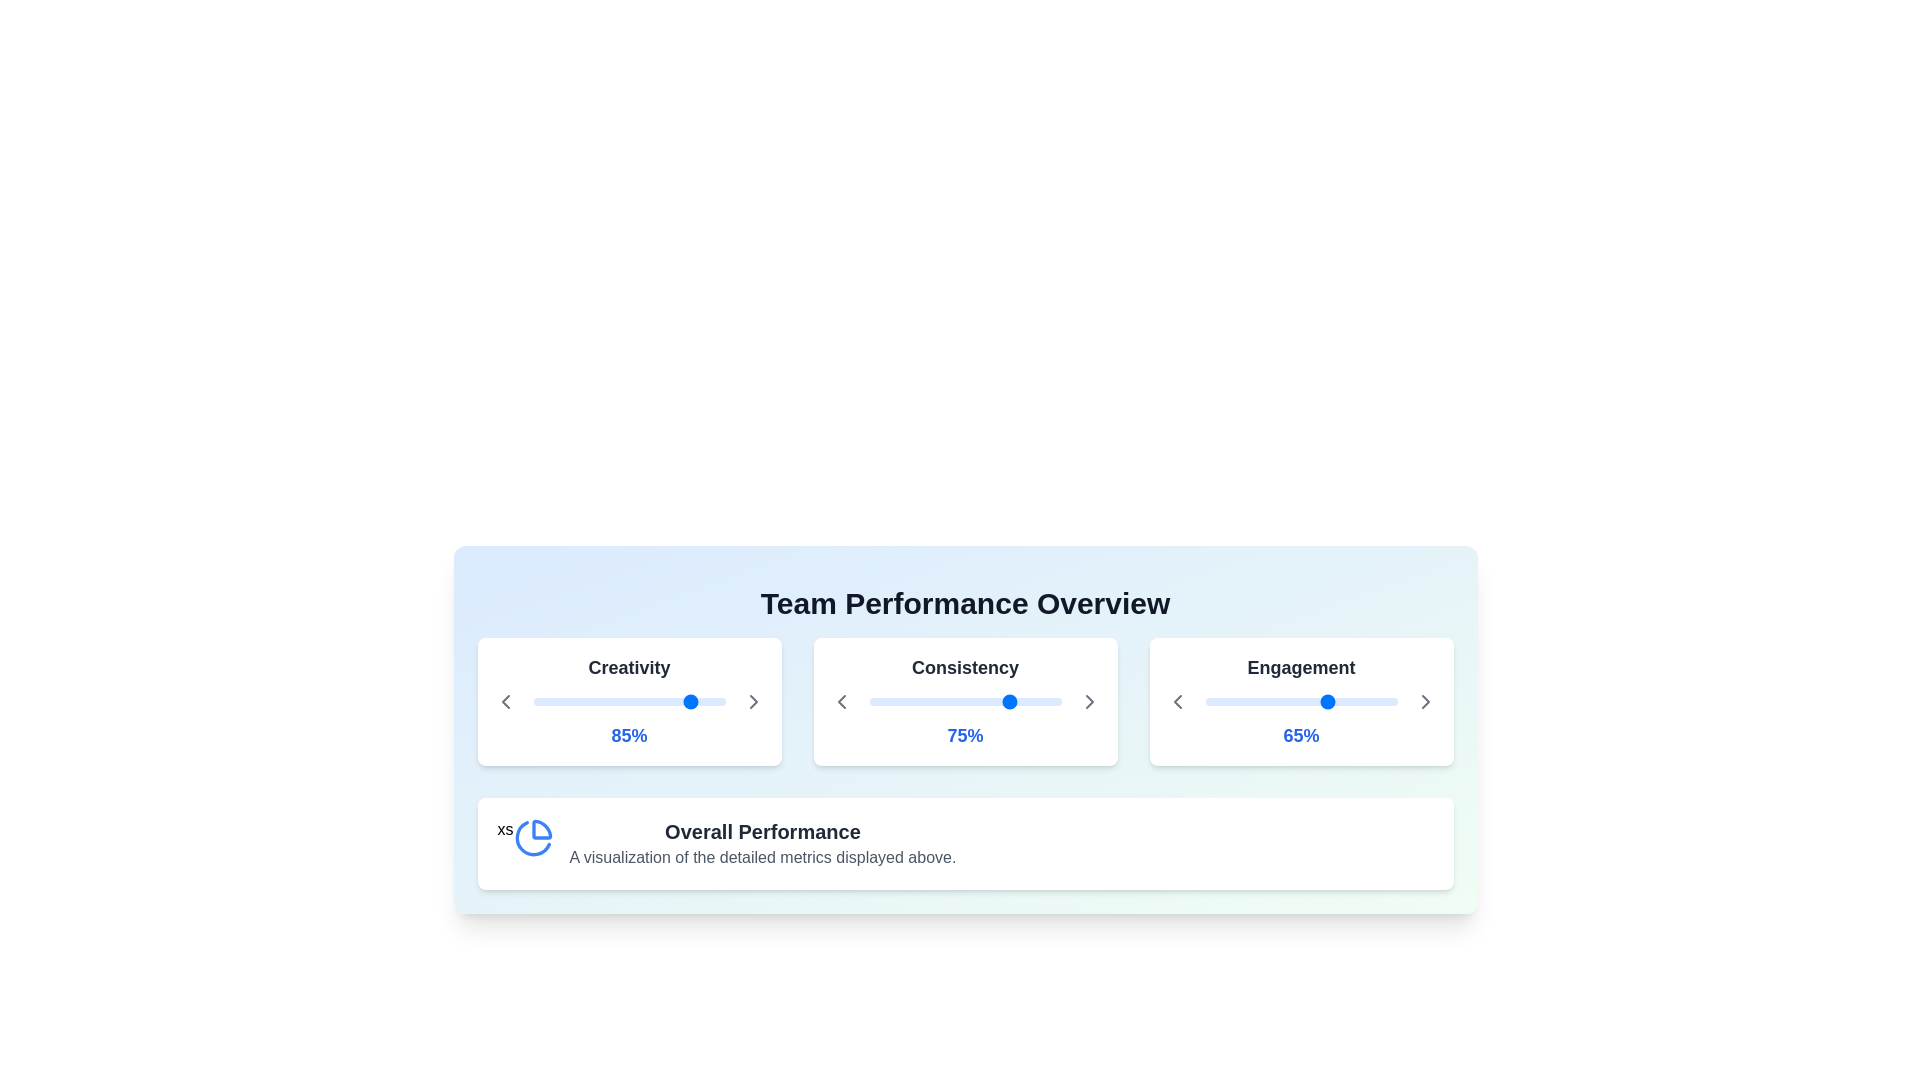 The height and width of the screenshot is (1080, 1920). What do you see at coordinates (1322, 701) in the screenshot?
I see `the Engagement slider` at bounding box center [1322, 701].